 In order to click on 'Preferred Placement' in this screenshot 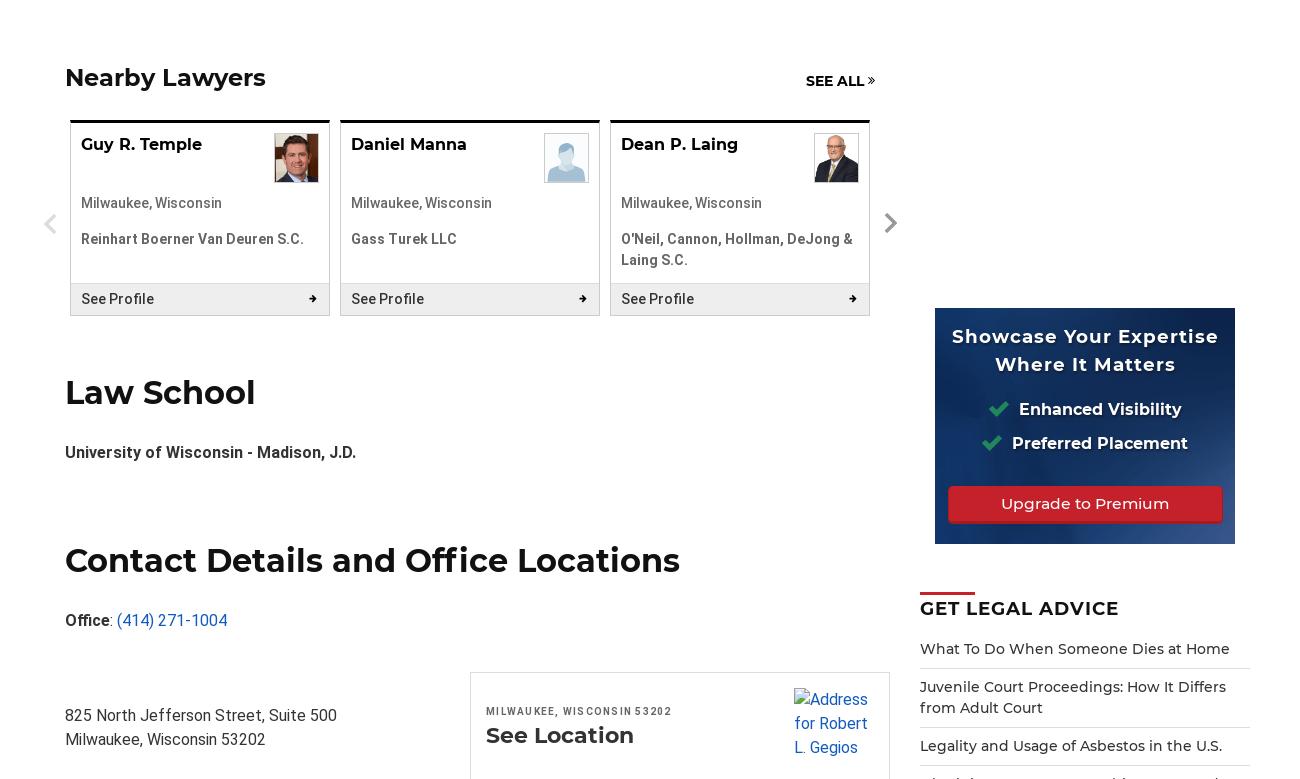, I will do `click(1096, 442)`.